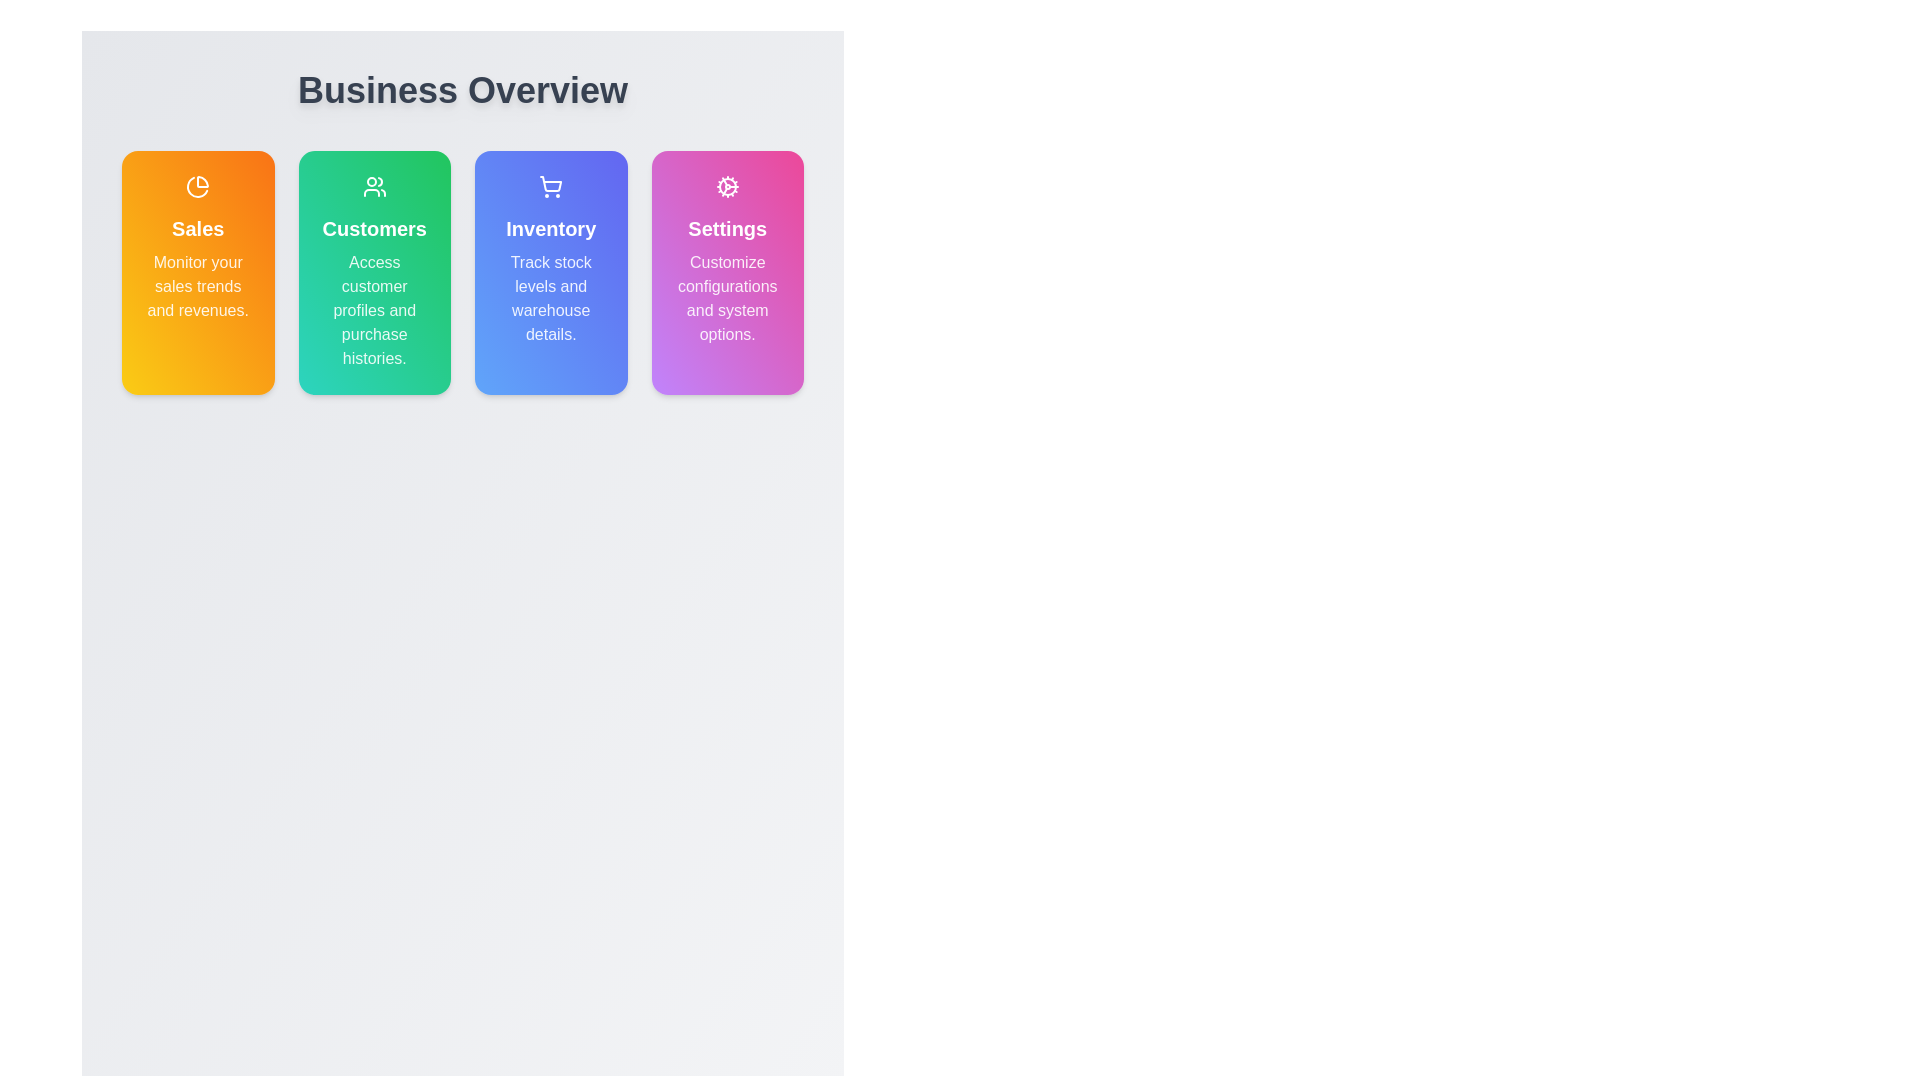 This screenshot has height=1080, width=1920. I want to click on the shopping cart icon located at the top center of the blue card labeled 'Inventory', so click(551, 186).